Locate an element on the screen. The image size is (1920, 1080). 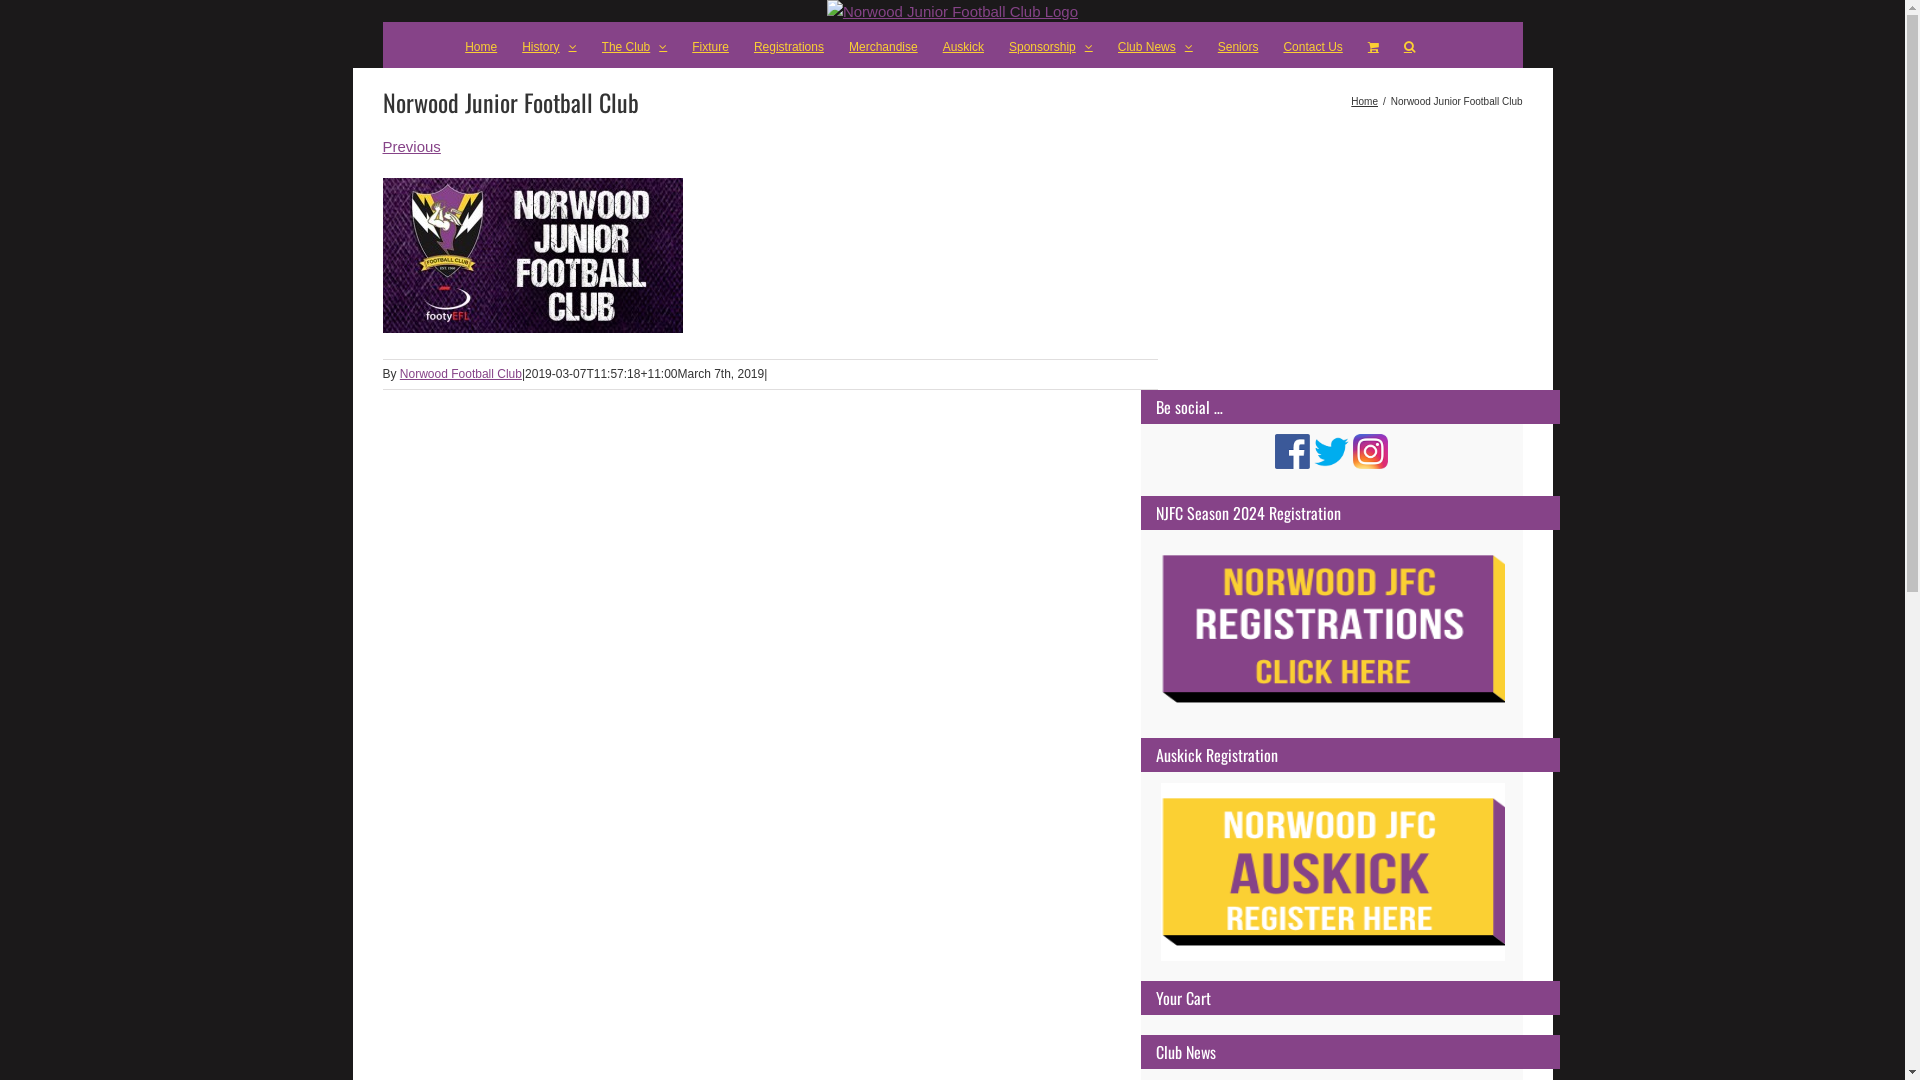
'Fixture' is located at coordinates (710, 45).